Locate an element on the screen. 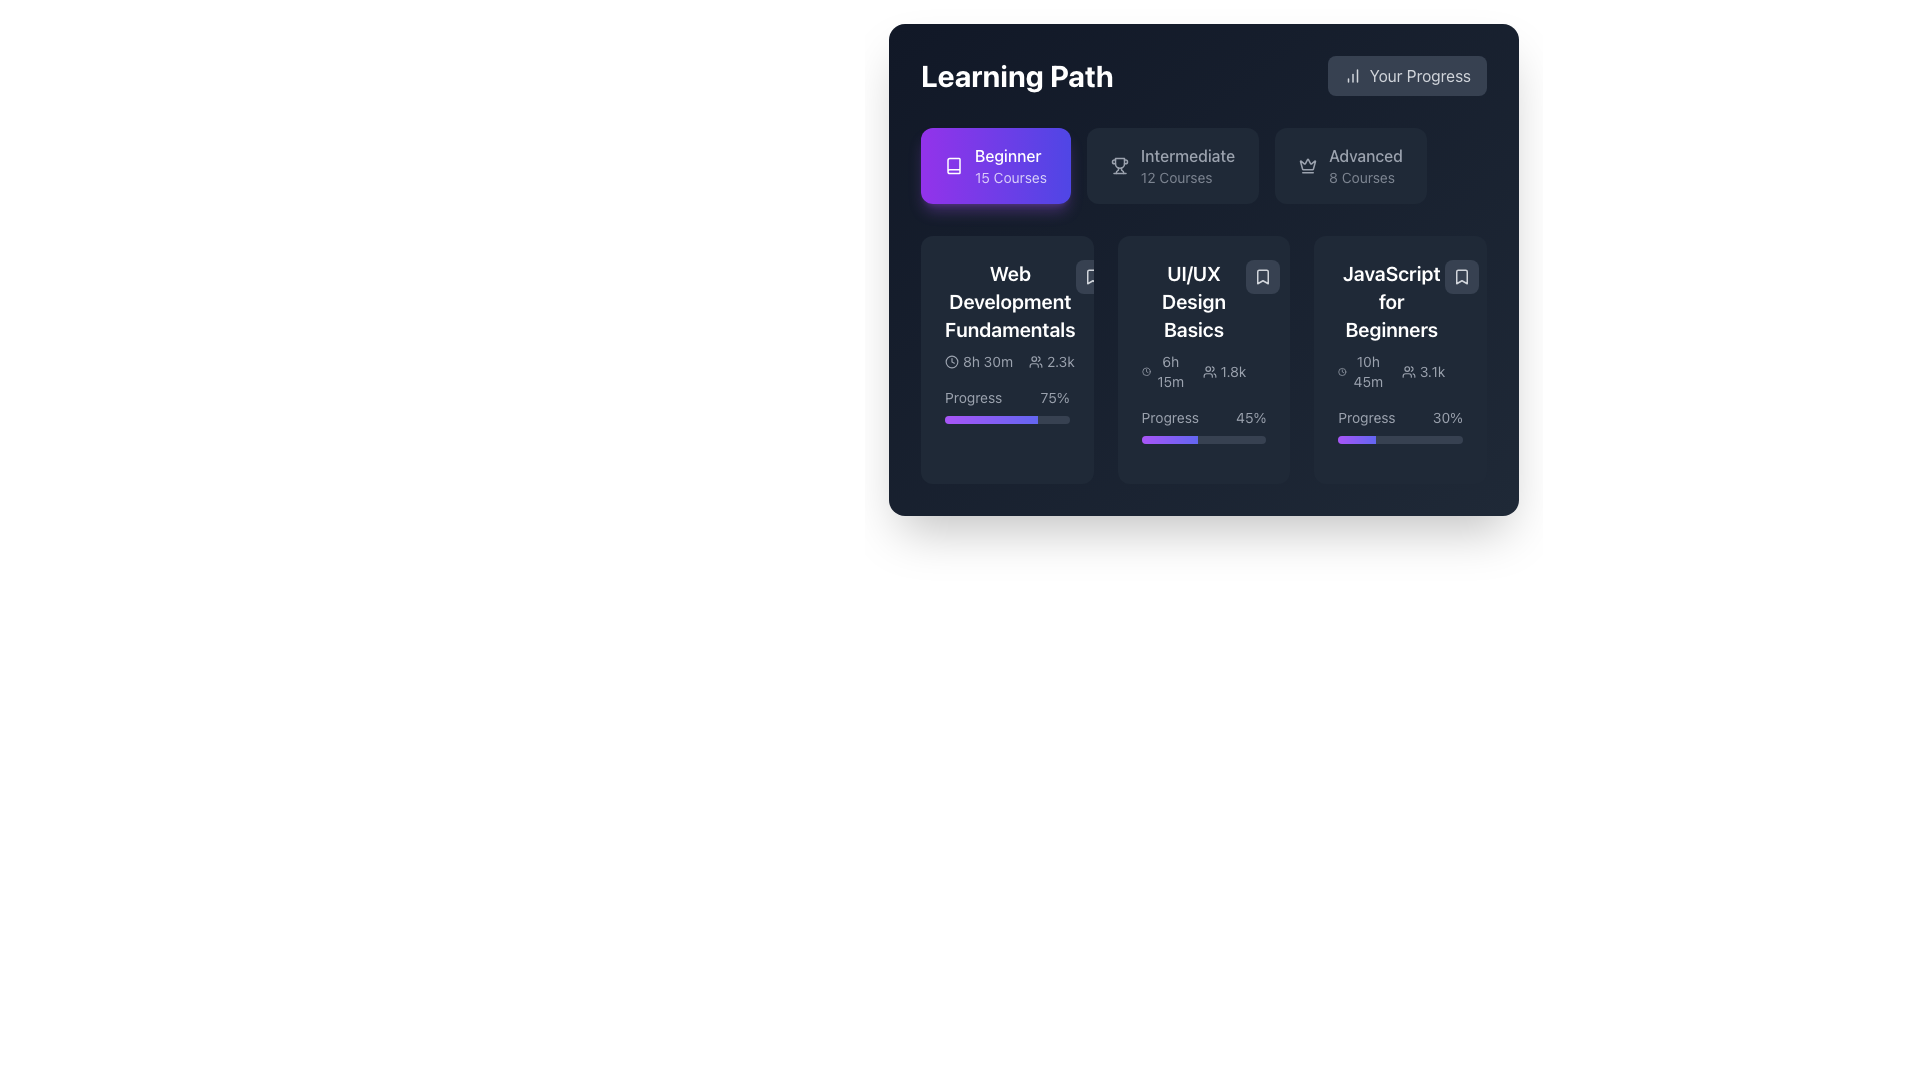 Image resolution: width=1920 pixels, height=1080 pixels. the text label displaying 'UI/UX Design Basics' which is centered within a dark rectangular card in the middle card of the second row is located at coordinates (1194, 301).